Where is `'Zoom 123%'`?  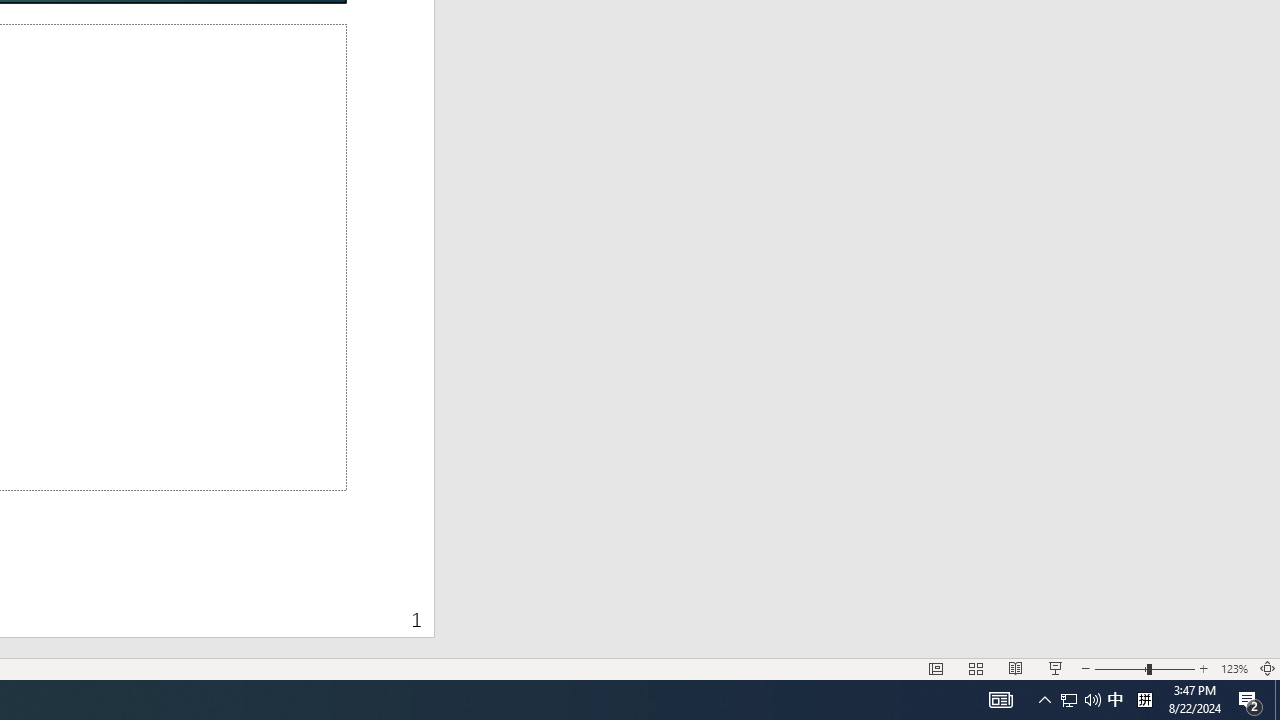
'Zoom 123%' is located at coordinates (1233, 669).